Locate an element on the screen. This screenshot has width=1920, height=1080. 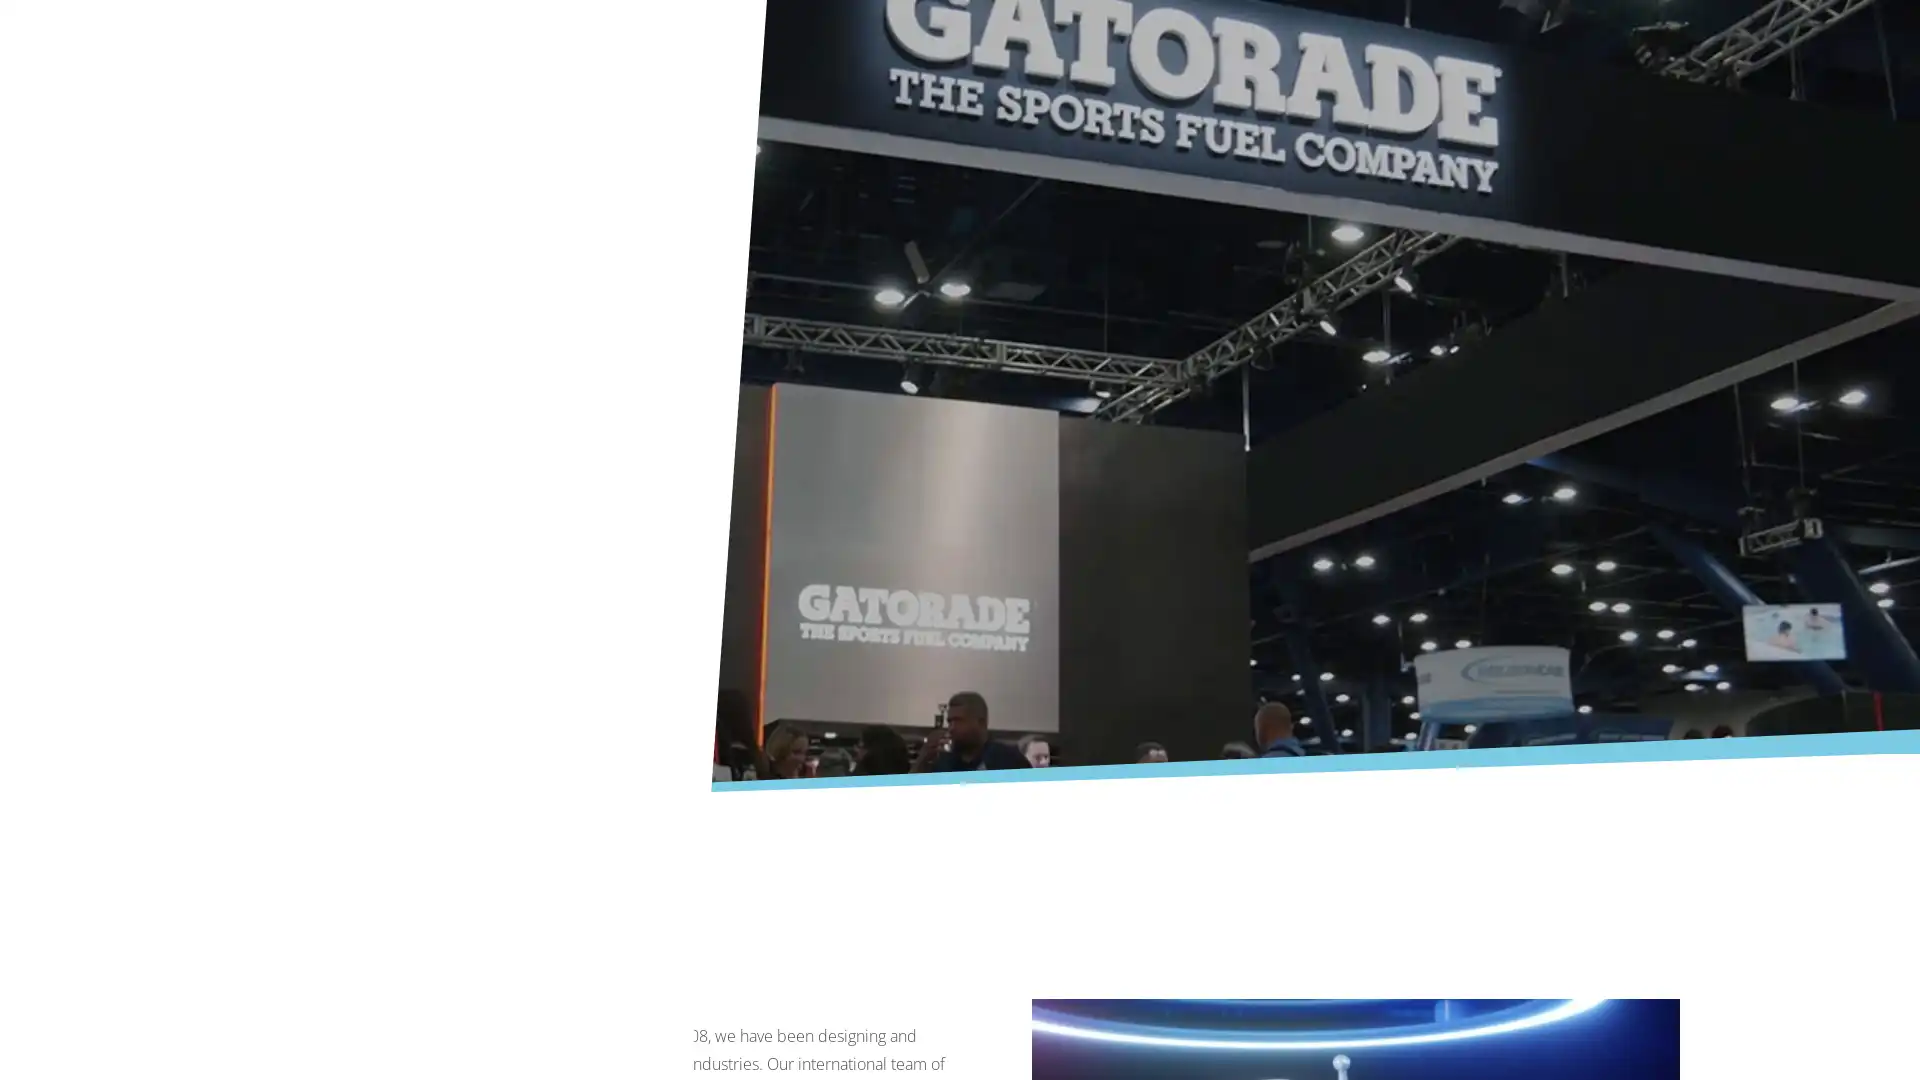
Accept All is located at coordinates (1705, 1035).